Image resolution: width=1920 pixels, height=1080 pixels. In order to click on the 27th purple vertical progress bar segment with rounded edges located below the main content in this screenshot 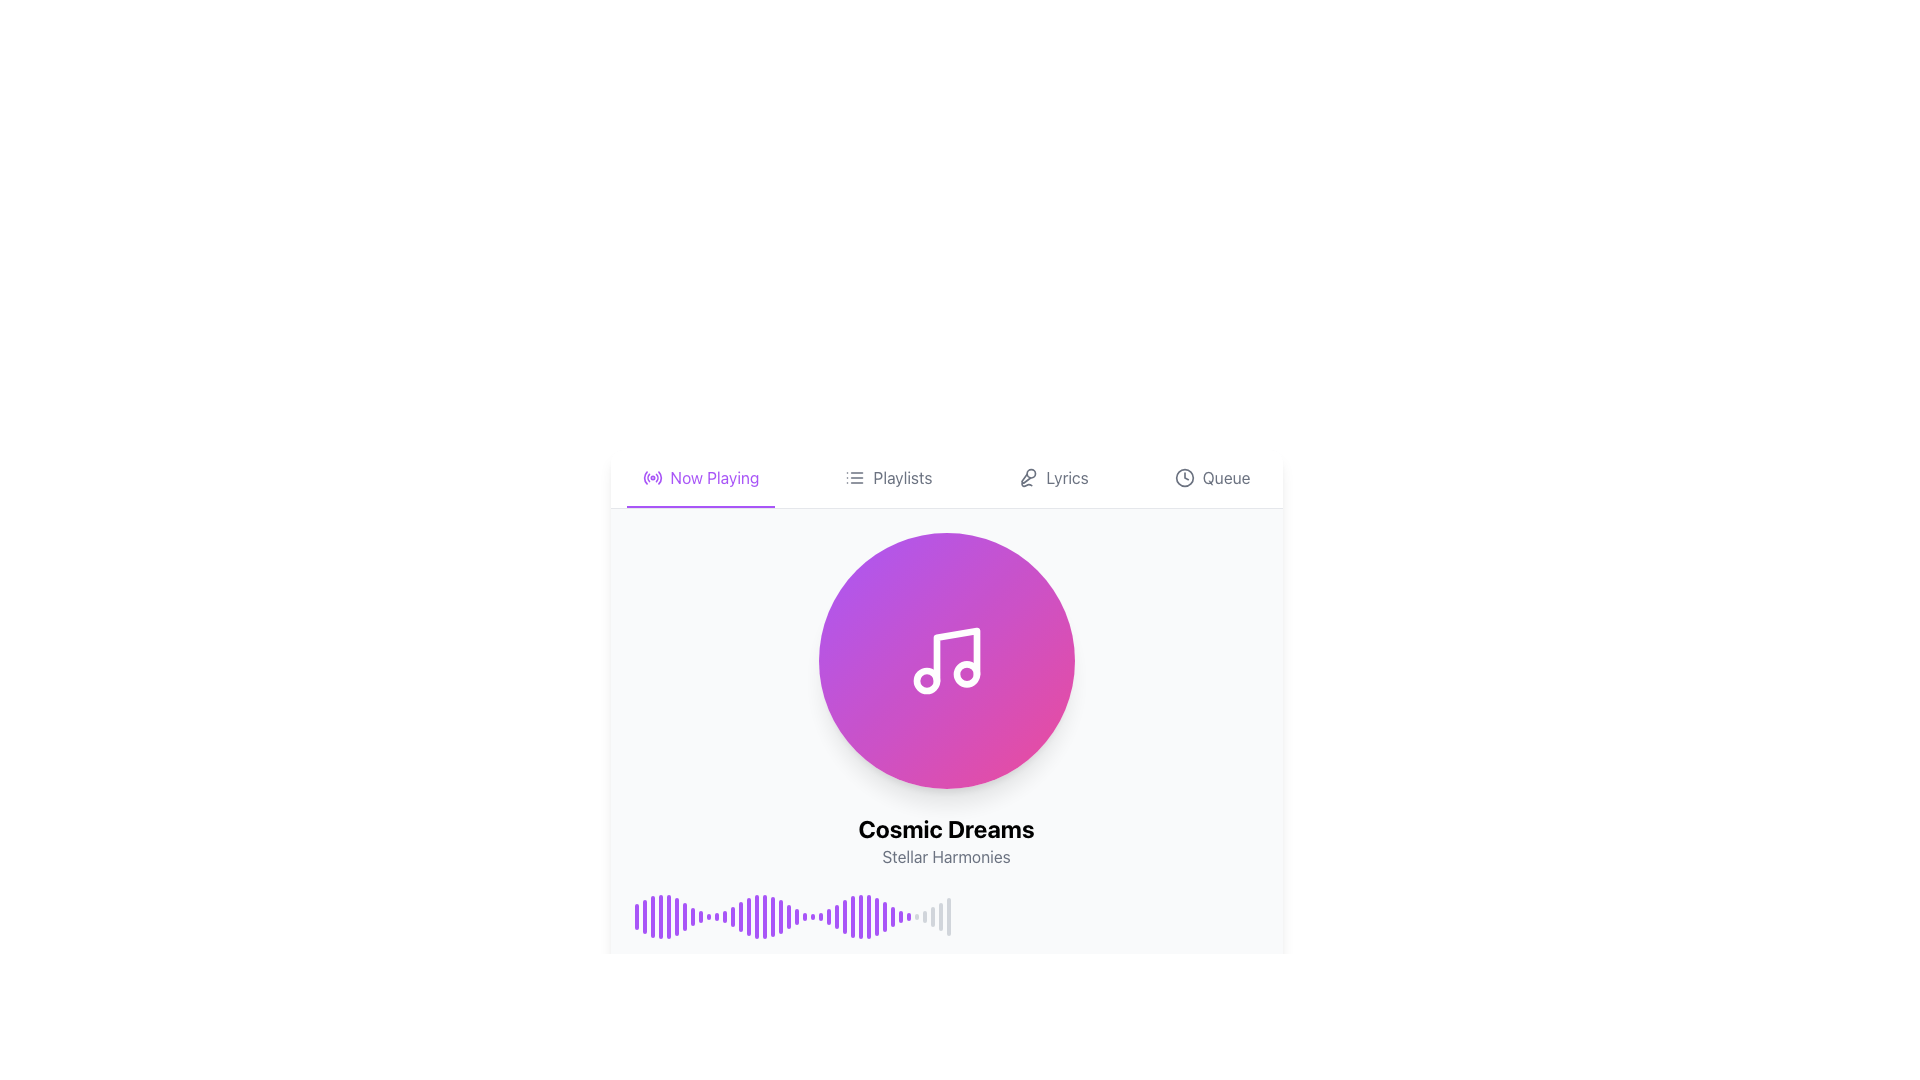, I will do `click(868, 917)`.